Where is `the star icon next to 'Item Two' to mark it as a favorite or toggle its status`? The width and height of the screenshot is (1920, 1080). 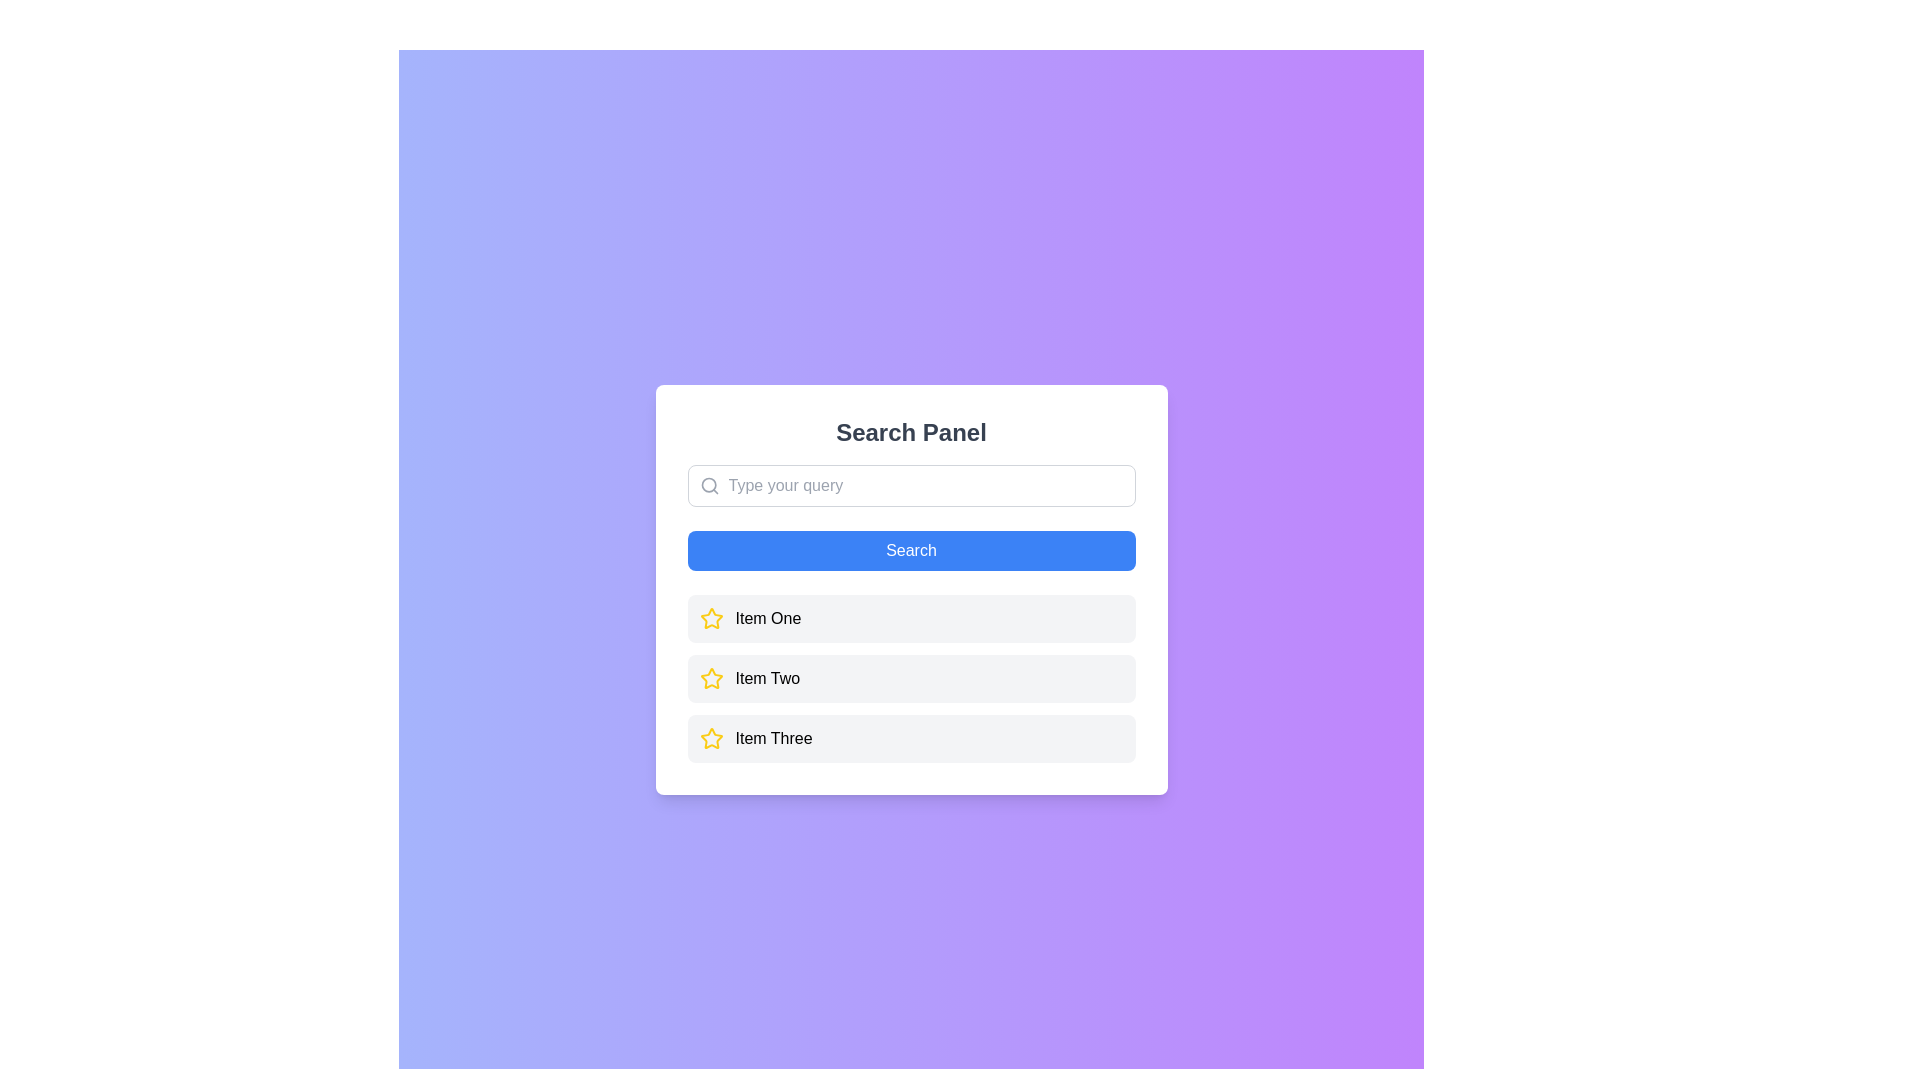
the star icon next to 'Item Two' to mark it as a favorite or toggle its status is located at coordinates (711, 617).